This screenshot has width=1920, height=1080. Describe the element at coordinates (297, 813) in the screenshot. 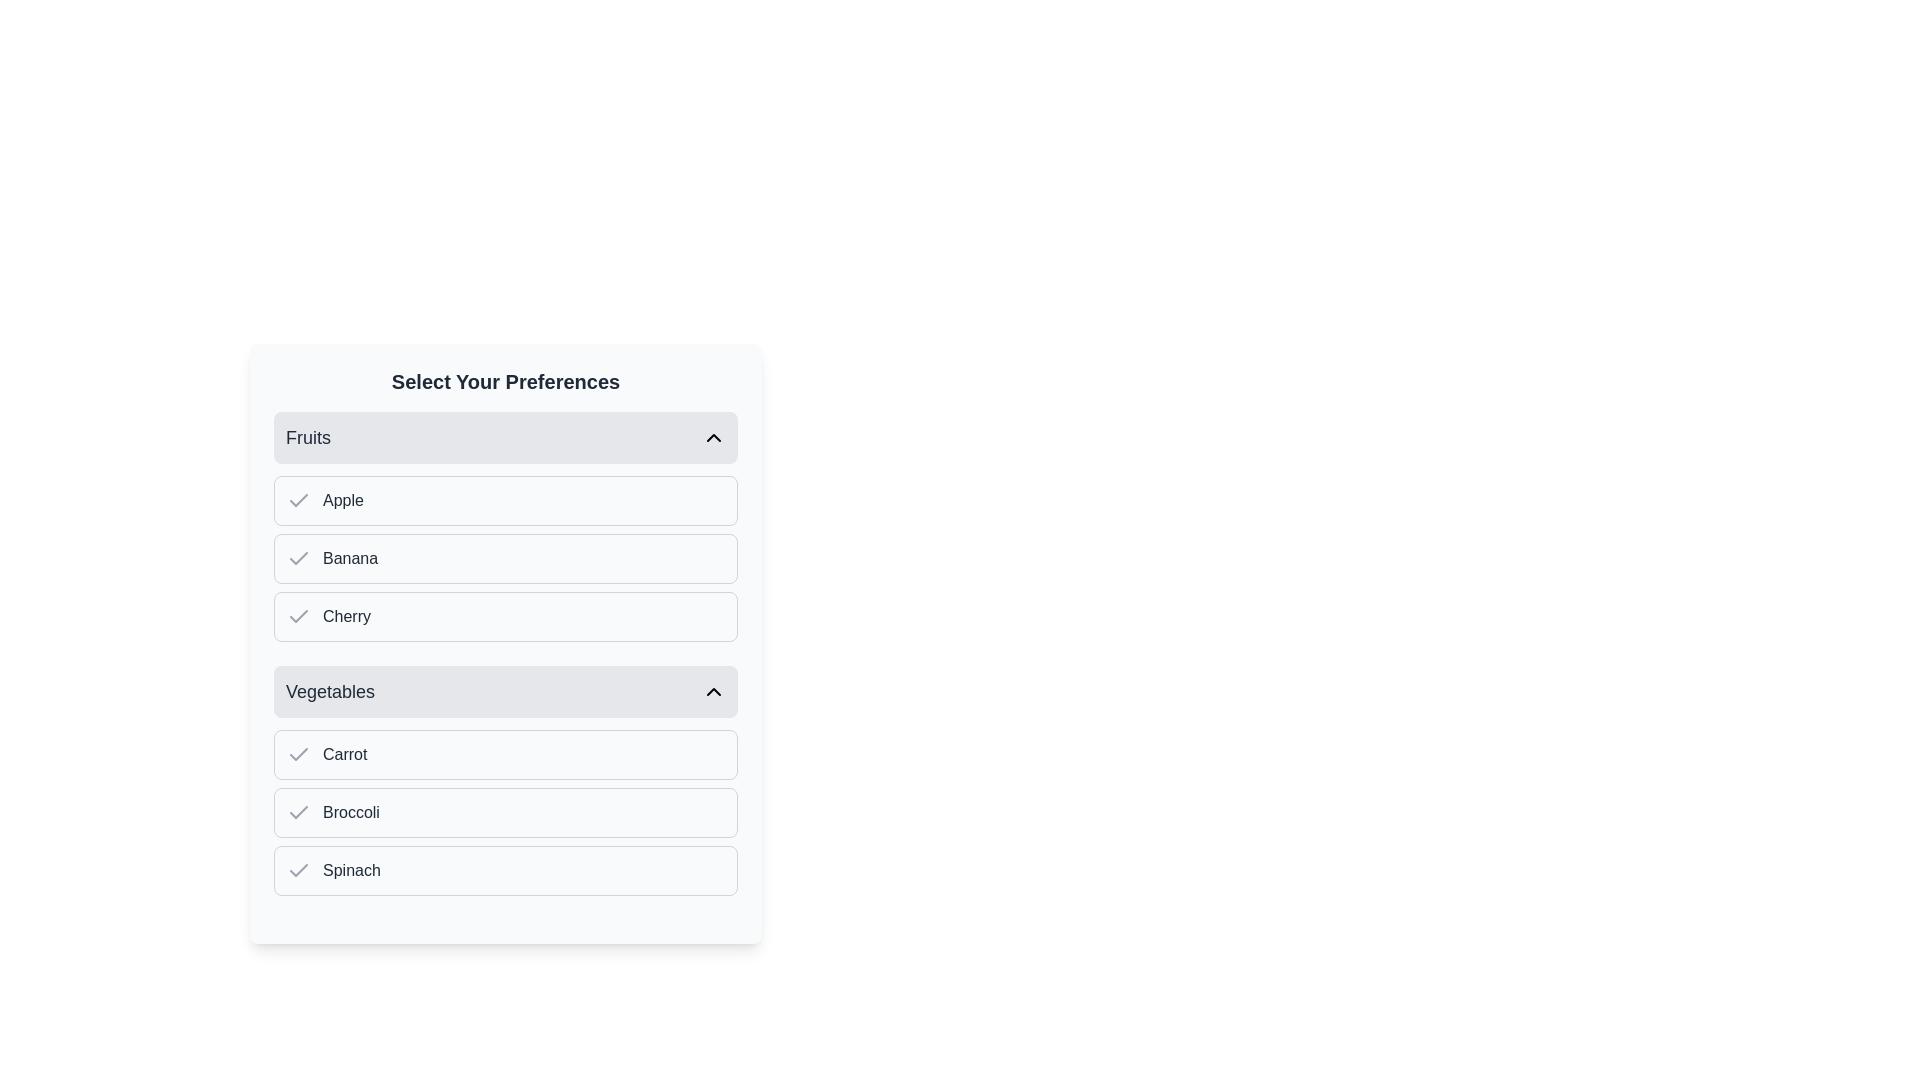

I see `the gray checkmark icon located to the left of the 'Broccoli' list item in the 'Vegetables' category` at that location.